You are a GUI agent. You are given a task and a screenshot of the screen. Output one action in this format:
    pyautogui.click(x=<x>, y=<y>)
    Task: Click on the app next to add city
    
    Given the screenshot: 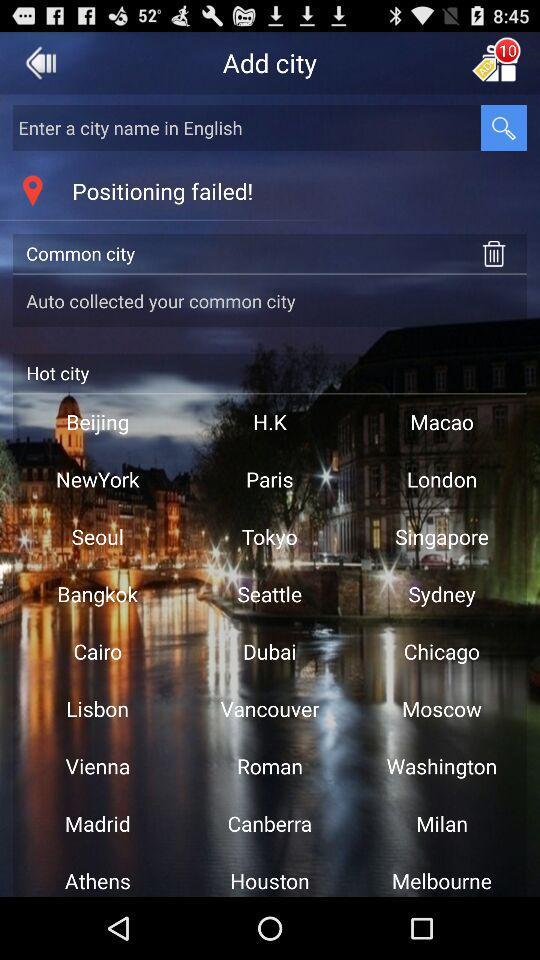 What is the action you would take?
    pyautogui.click(x=41, y=62)
    